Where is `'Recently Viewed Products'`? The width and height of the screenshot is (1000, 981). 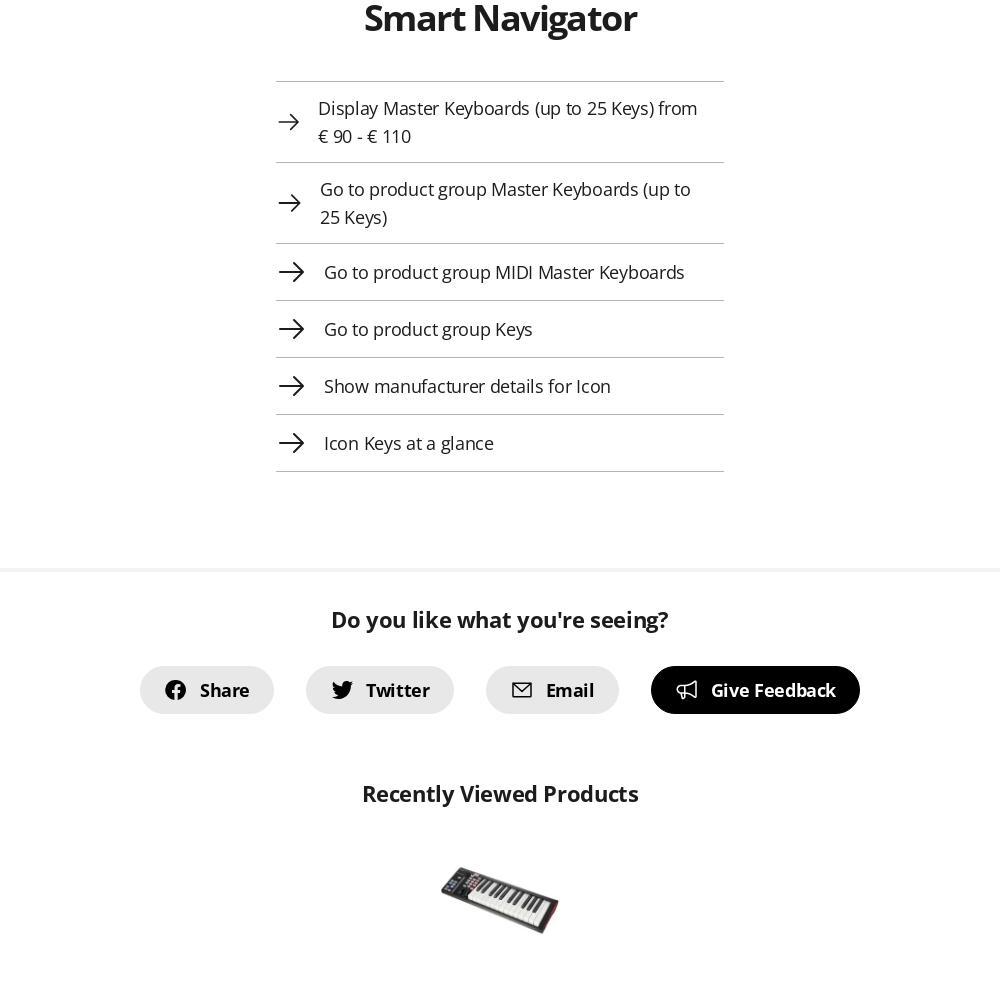 'Recently Viewed Products' is located at coordinates (498, 793).